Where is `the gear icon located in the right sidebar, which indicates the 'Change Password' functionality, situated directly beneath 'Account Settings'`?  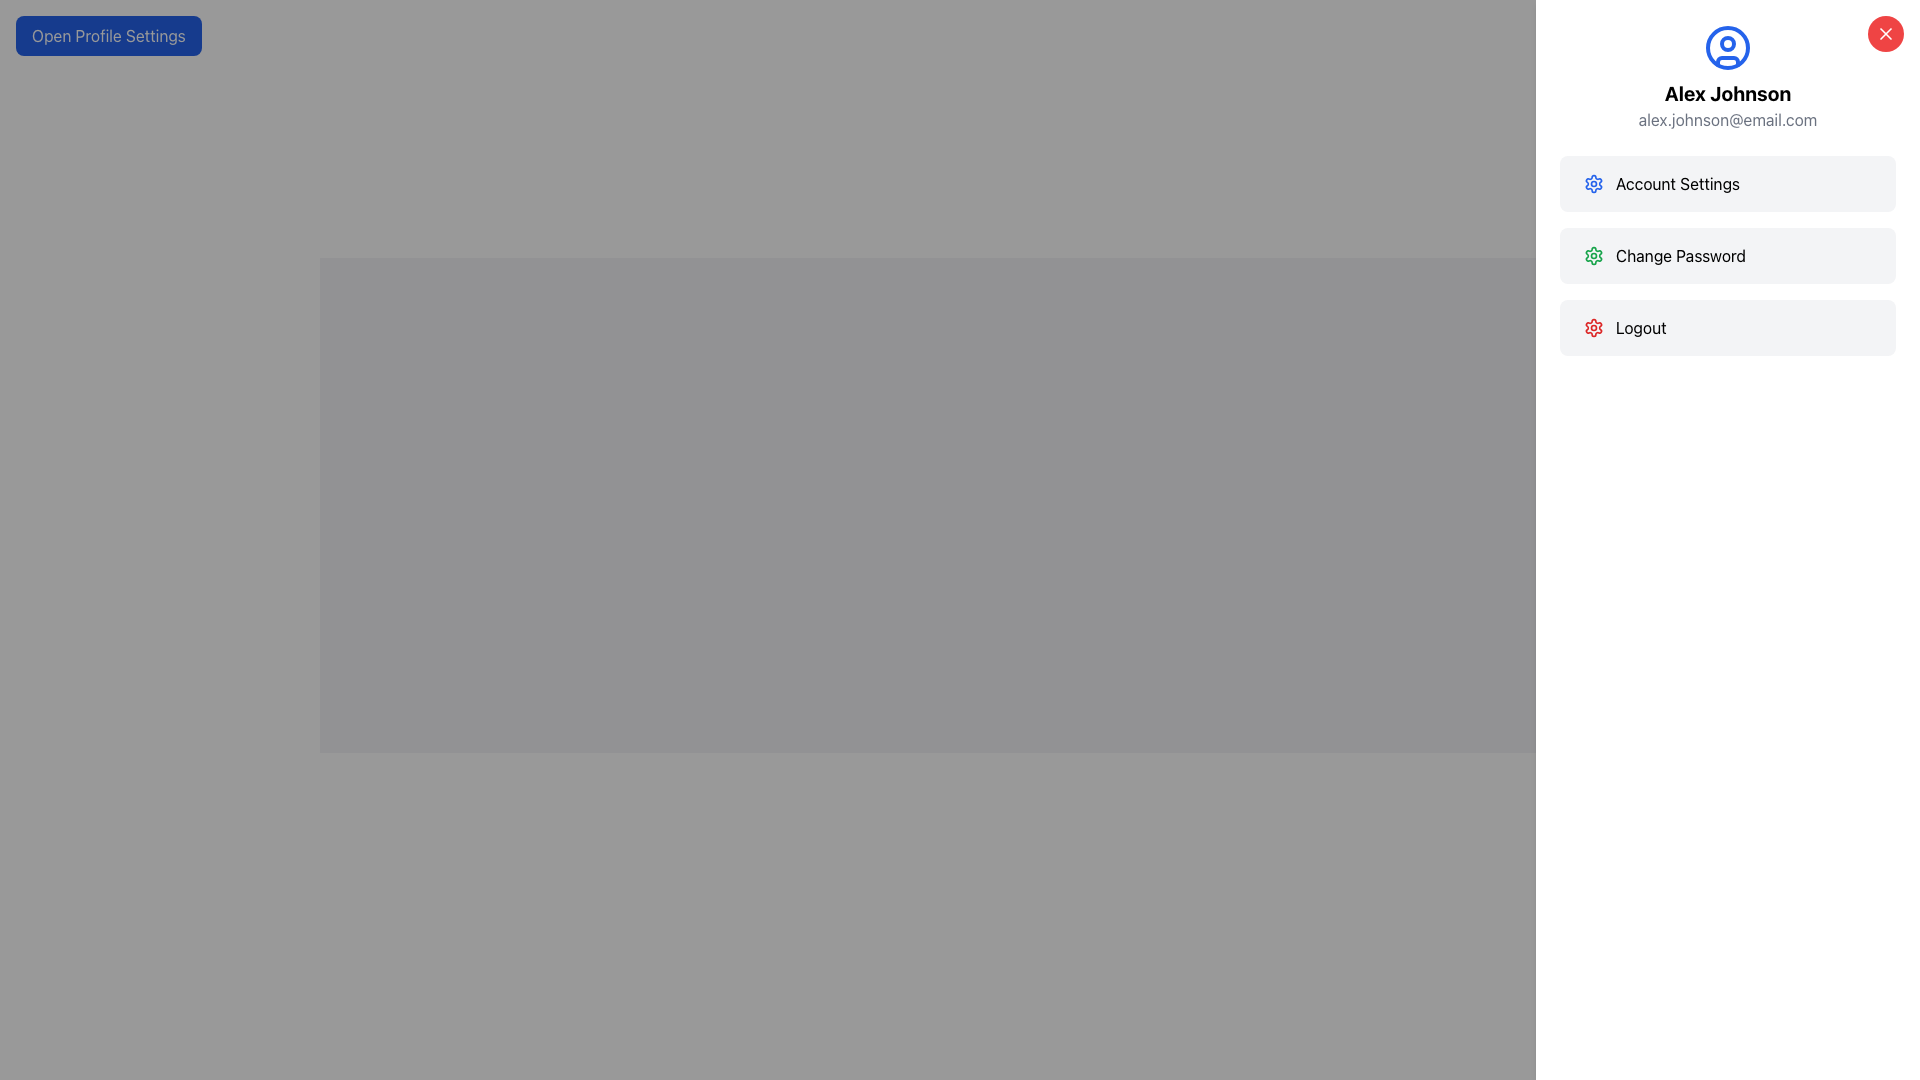
the gear icon located in the right sidebar, which indicates the 'Change Password' functionality, situated directly beneath 'Account Settings' is located at coordinates (1592, 254).